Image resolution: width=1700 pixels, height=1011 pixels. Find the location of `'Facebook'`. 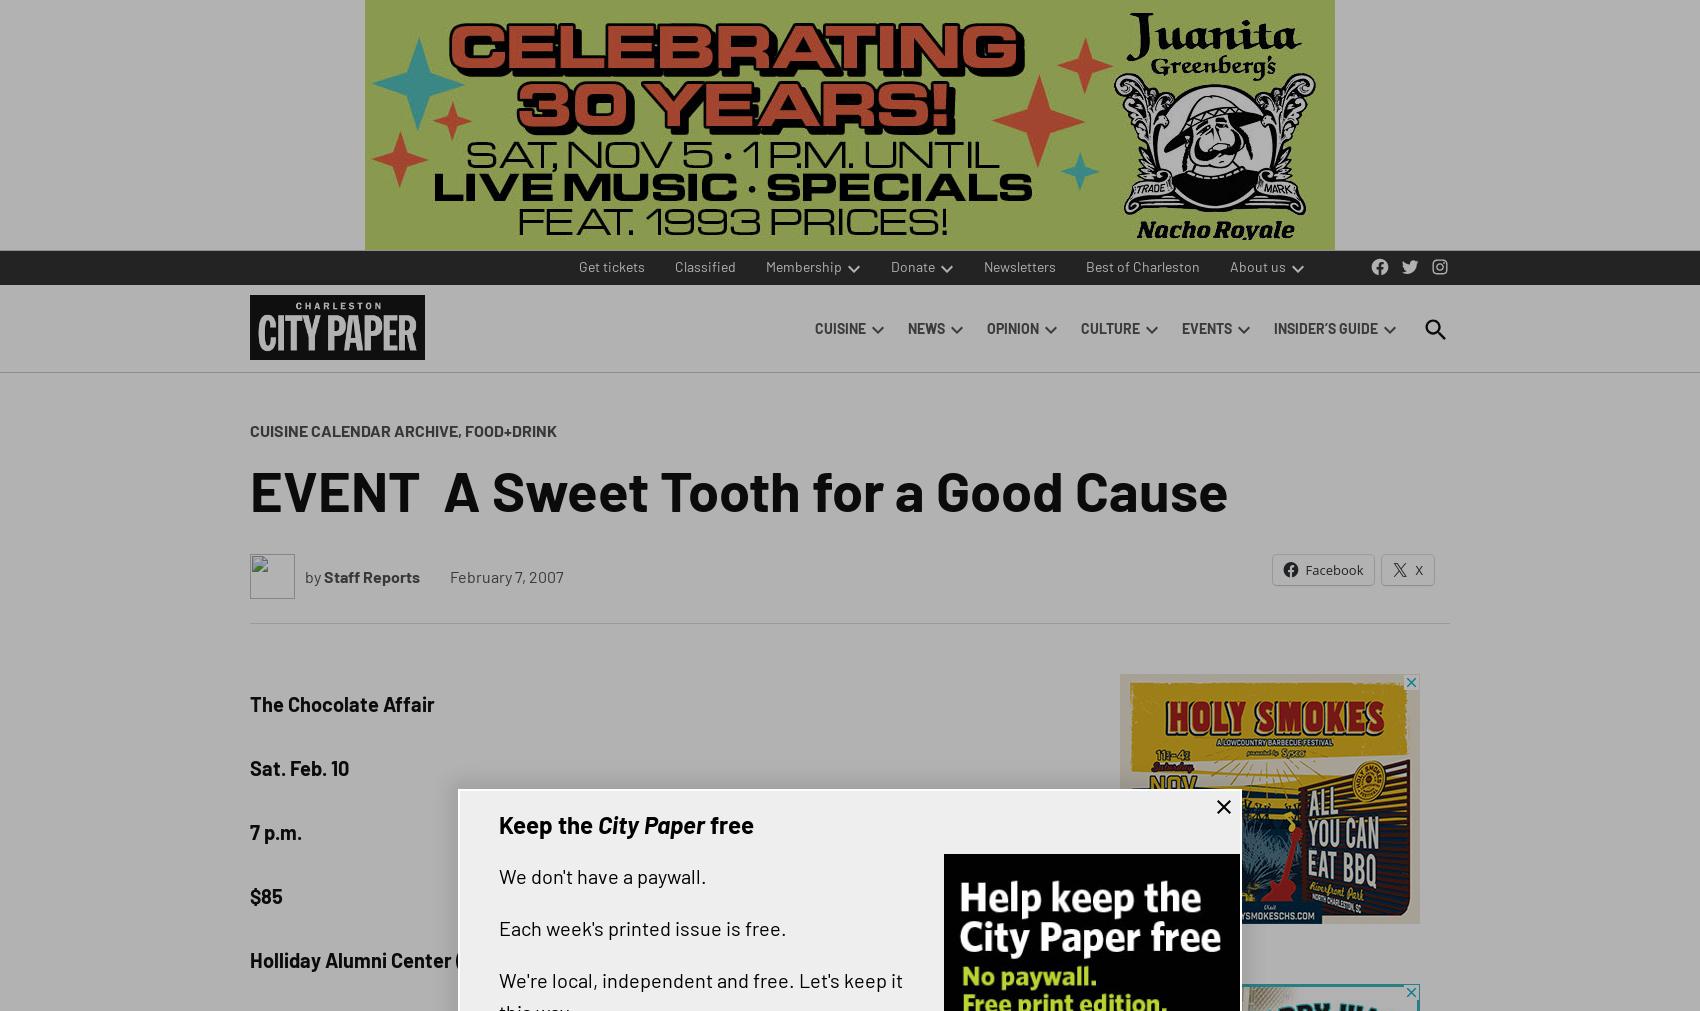

'Facebook' is located at coordinates (1333, 568).